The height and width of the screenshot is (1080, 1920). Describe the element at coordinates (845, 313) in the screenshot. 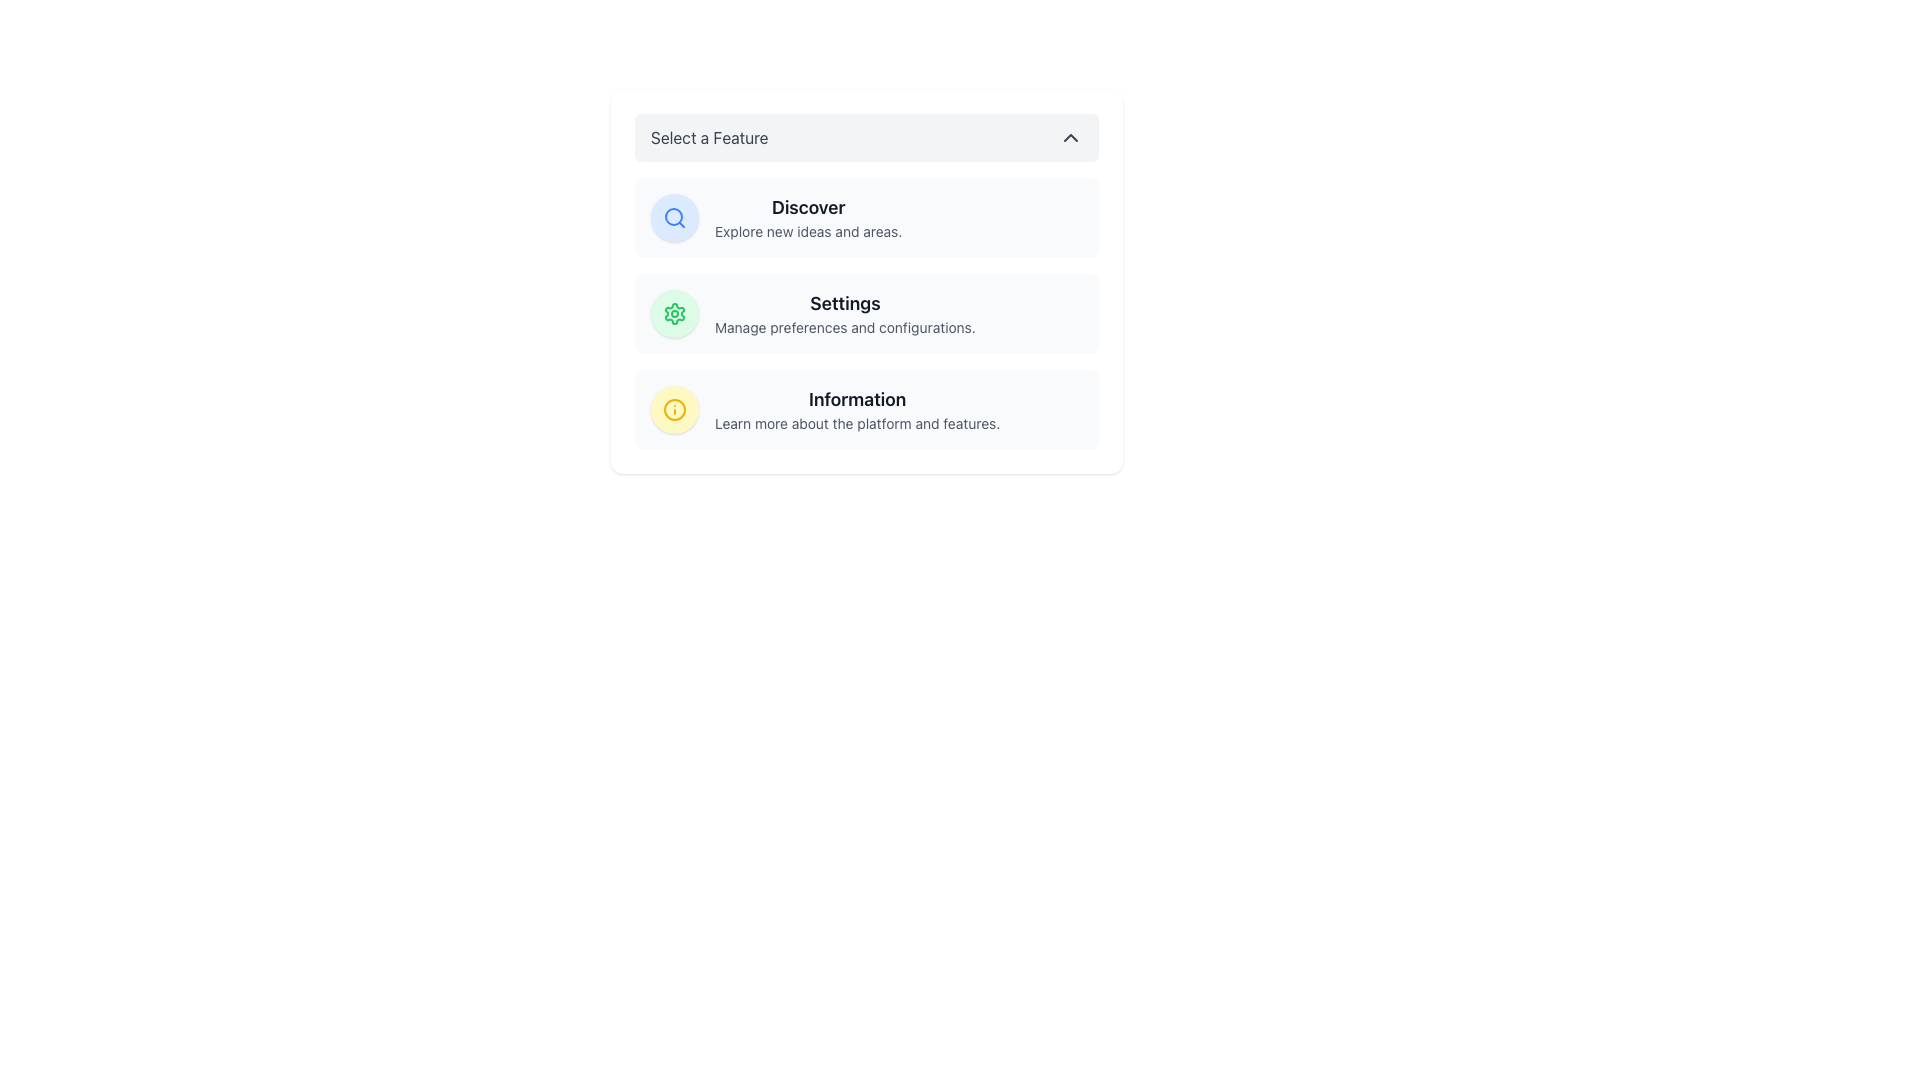

I see `the second item in the vertical list of options labeled 'Select a Feature' which allows navigation to settings or management of preferences` at that location.